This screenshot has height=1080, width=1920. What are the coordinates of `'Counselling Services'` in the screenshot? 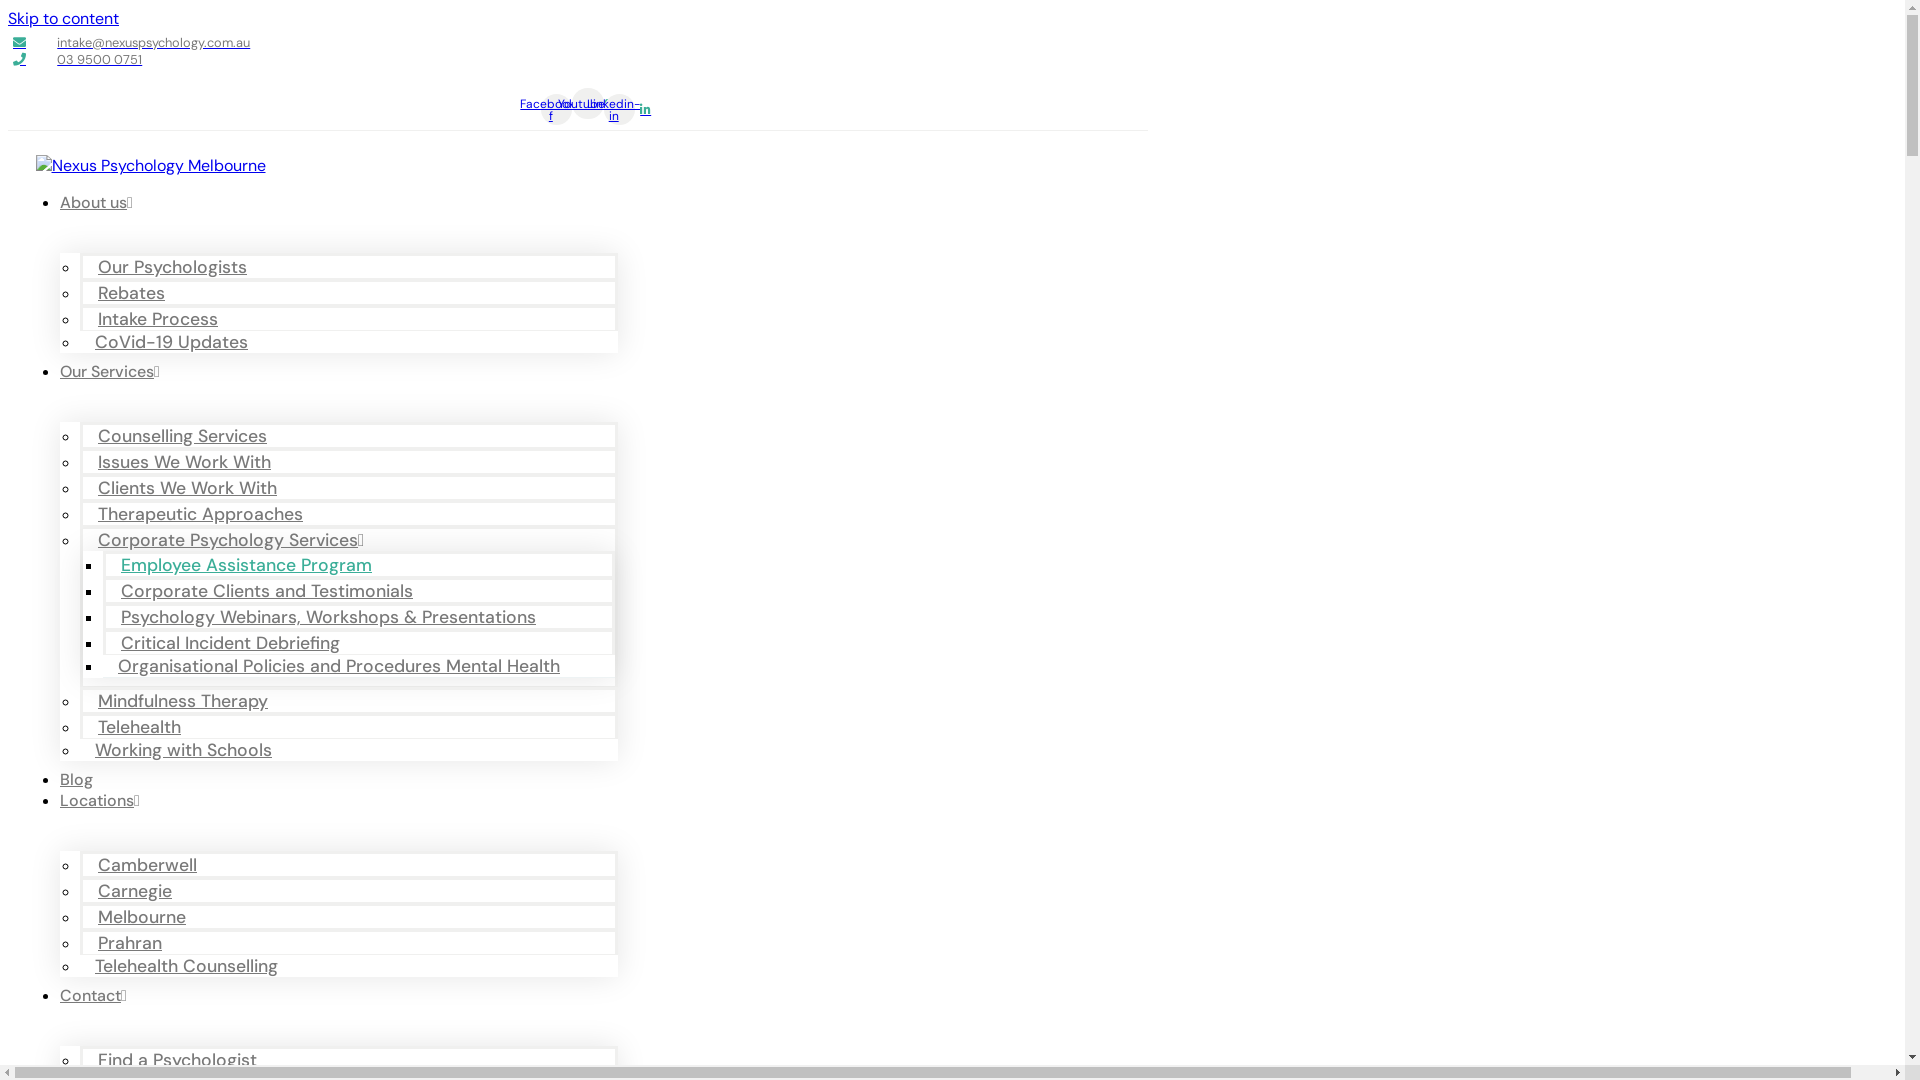 It's located at (187, 434).